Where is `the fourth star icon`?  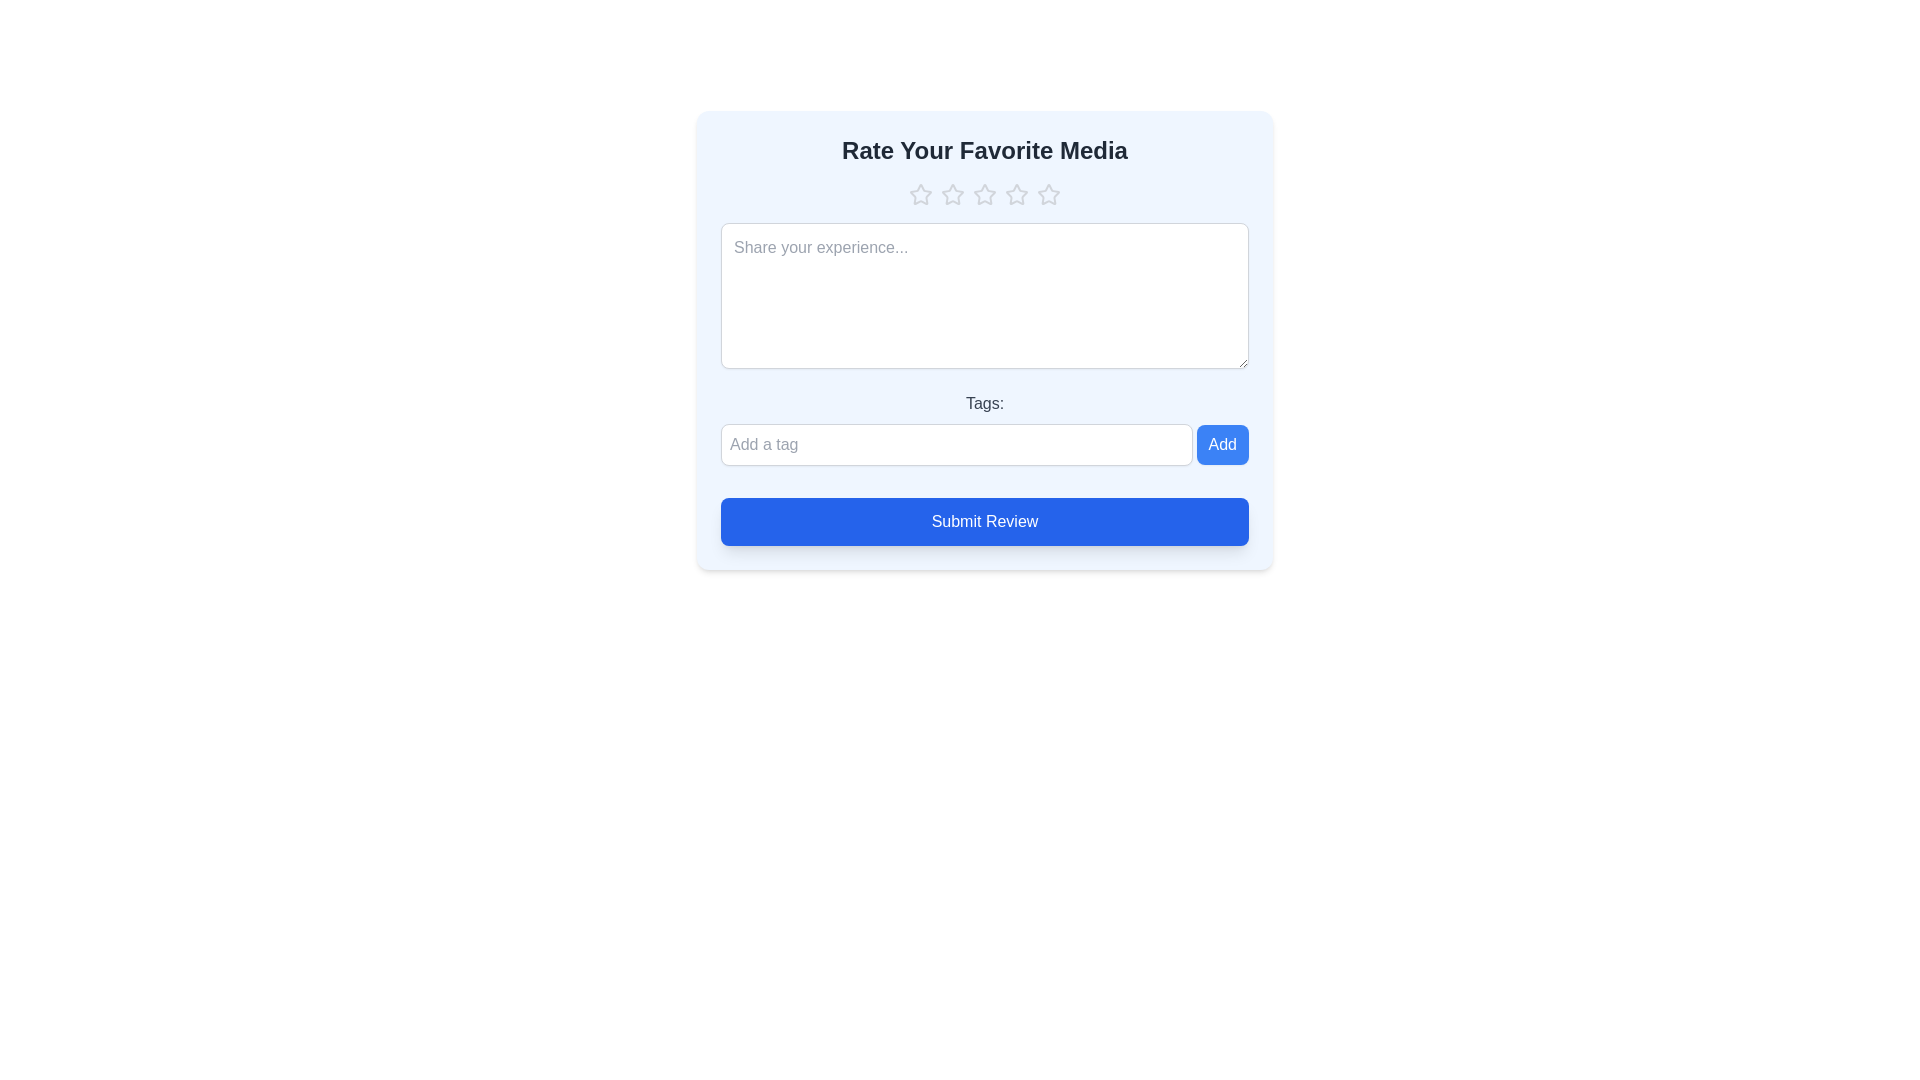 the fourth star icon is located at coordinates (1017, 195).